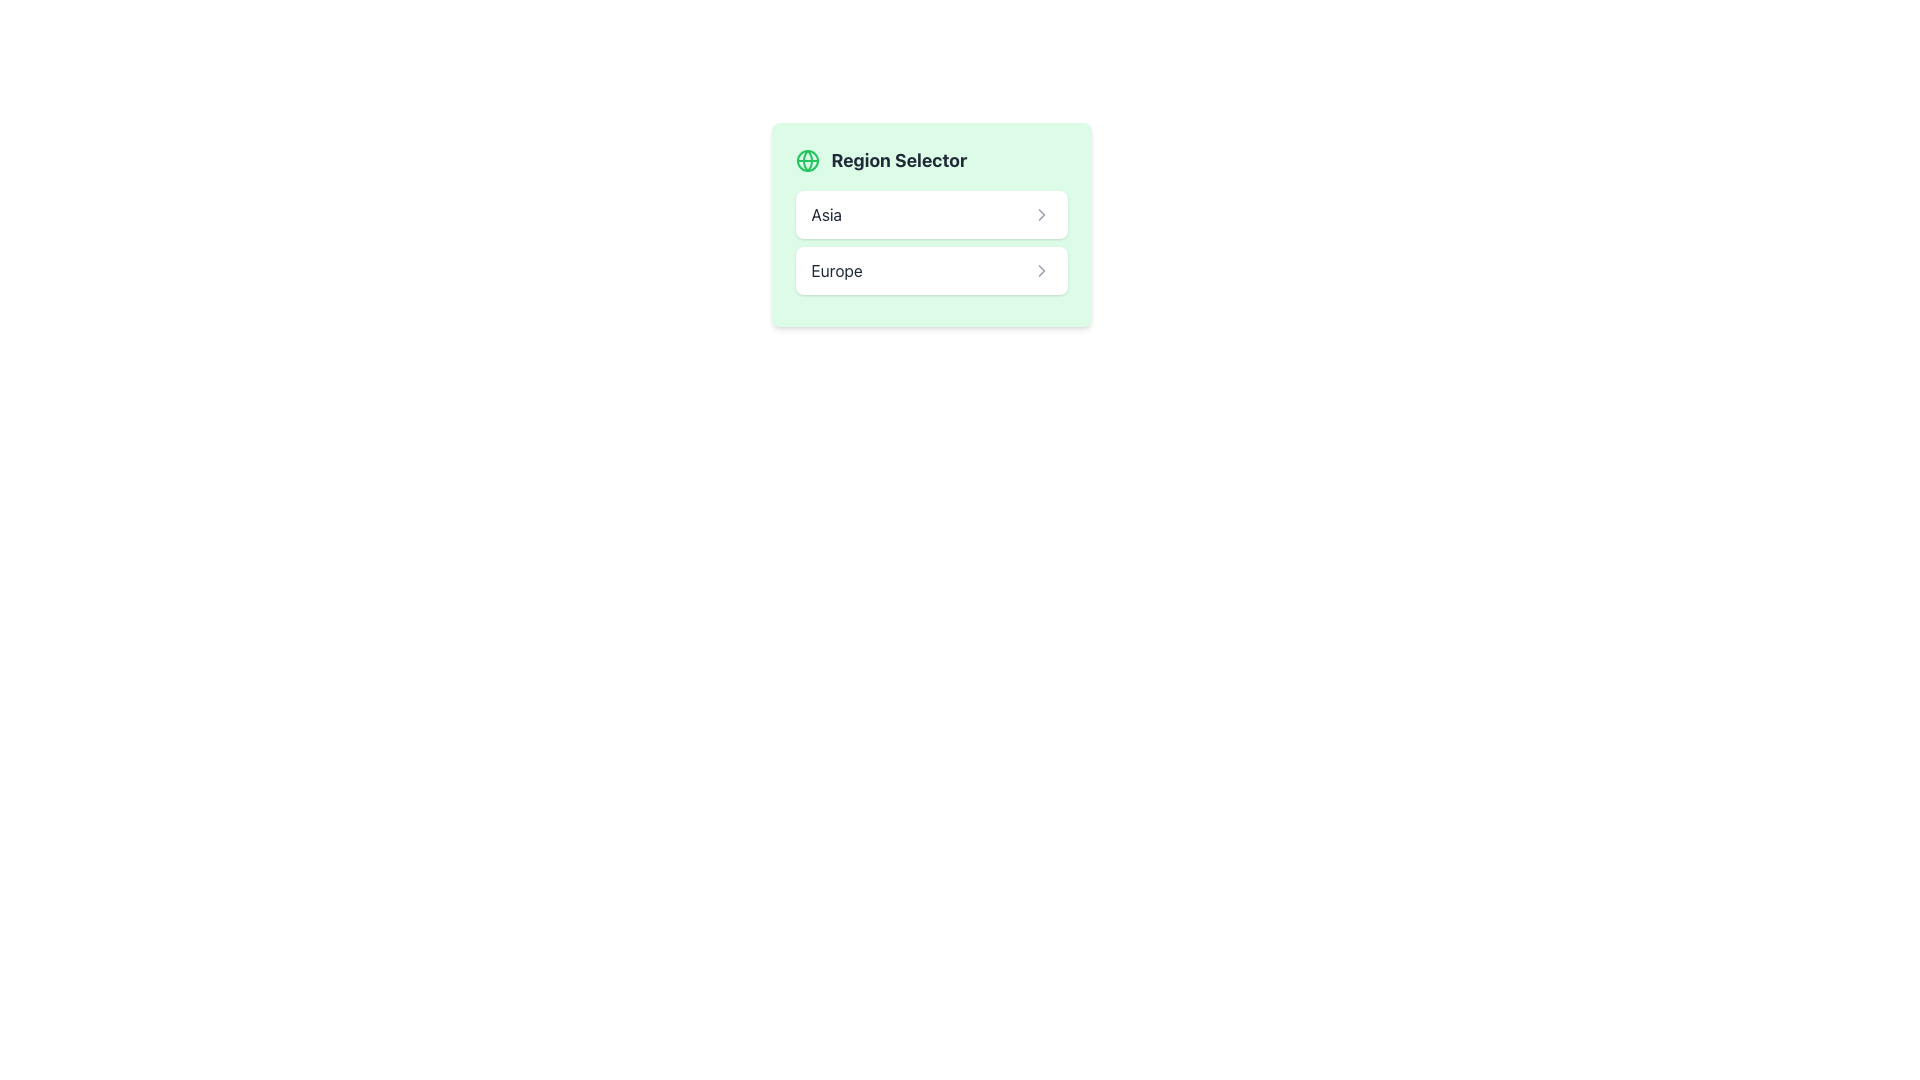  I want to click on the right-pointing arrow icon within the 'Region Selector' component, so click(1040, 270).